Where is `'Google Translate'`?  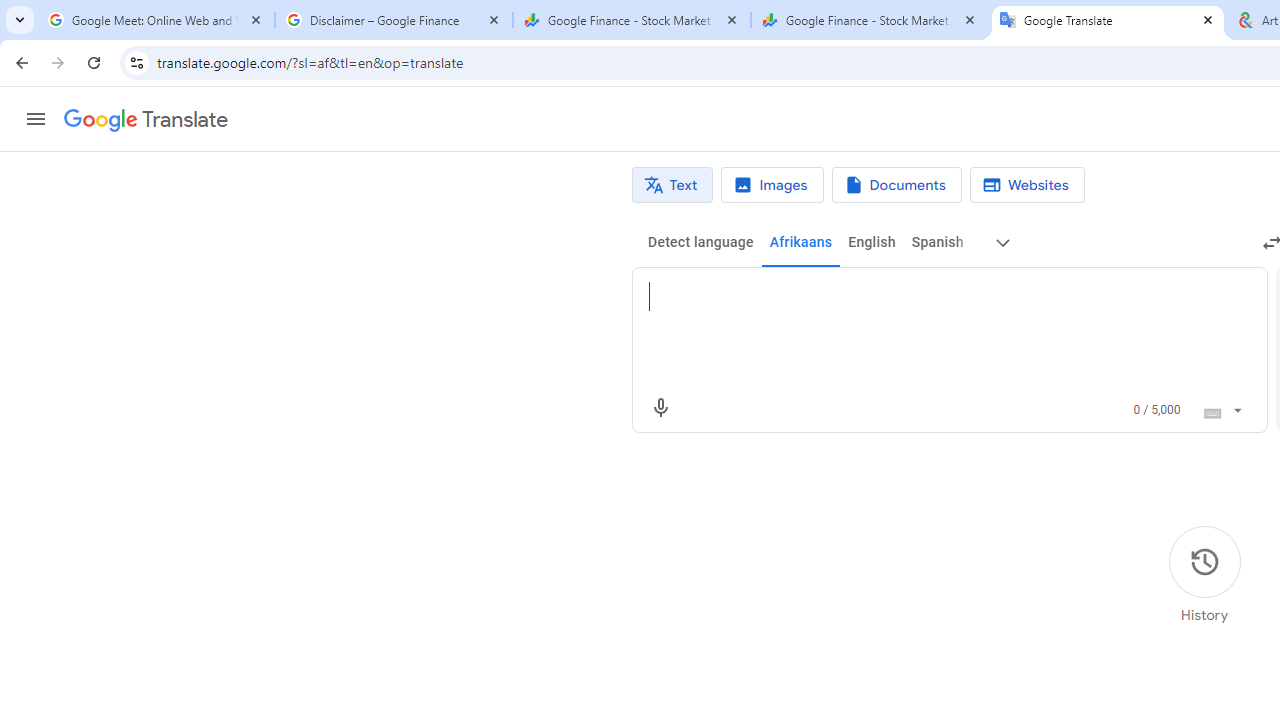 'Google Translate' is located at coordinates (144, 120).